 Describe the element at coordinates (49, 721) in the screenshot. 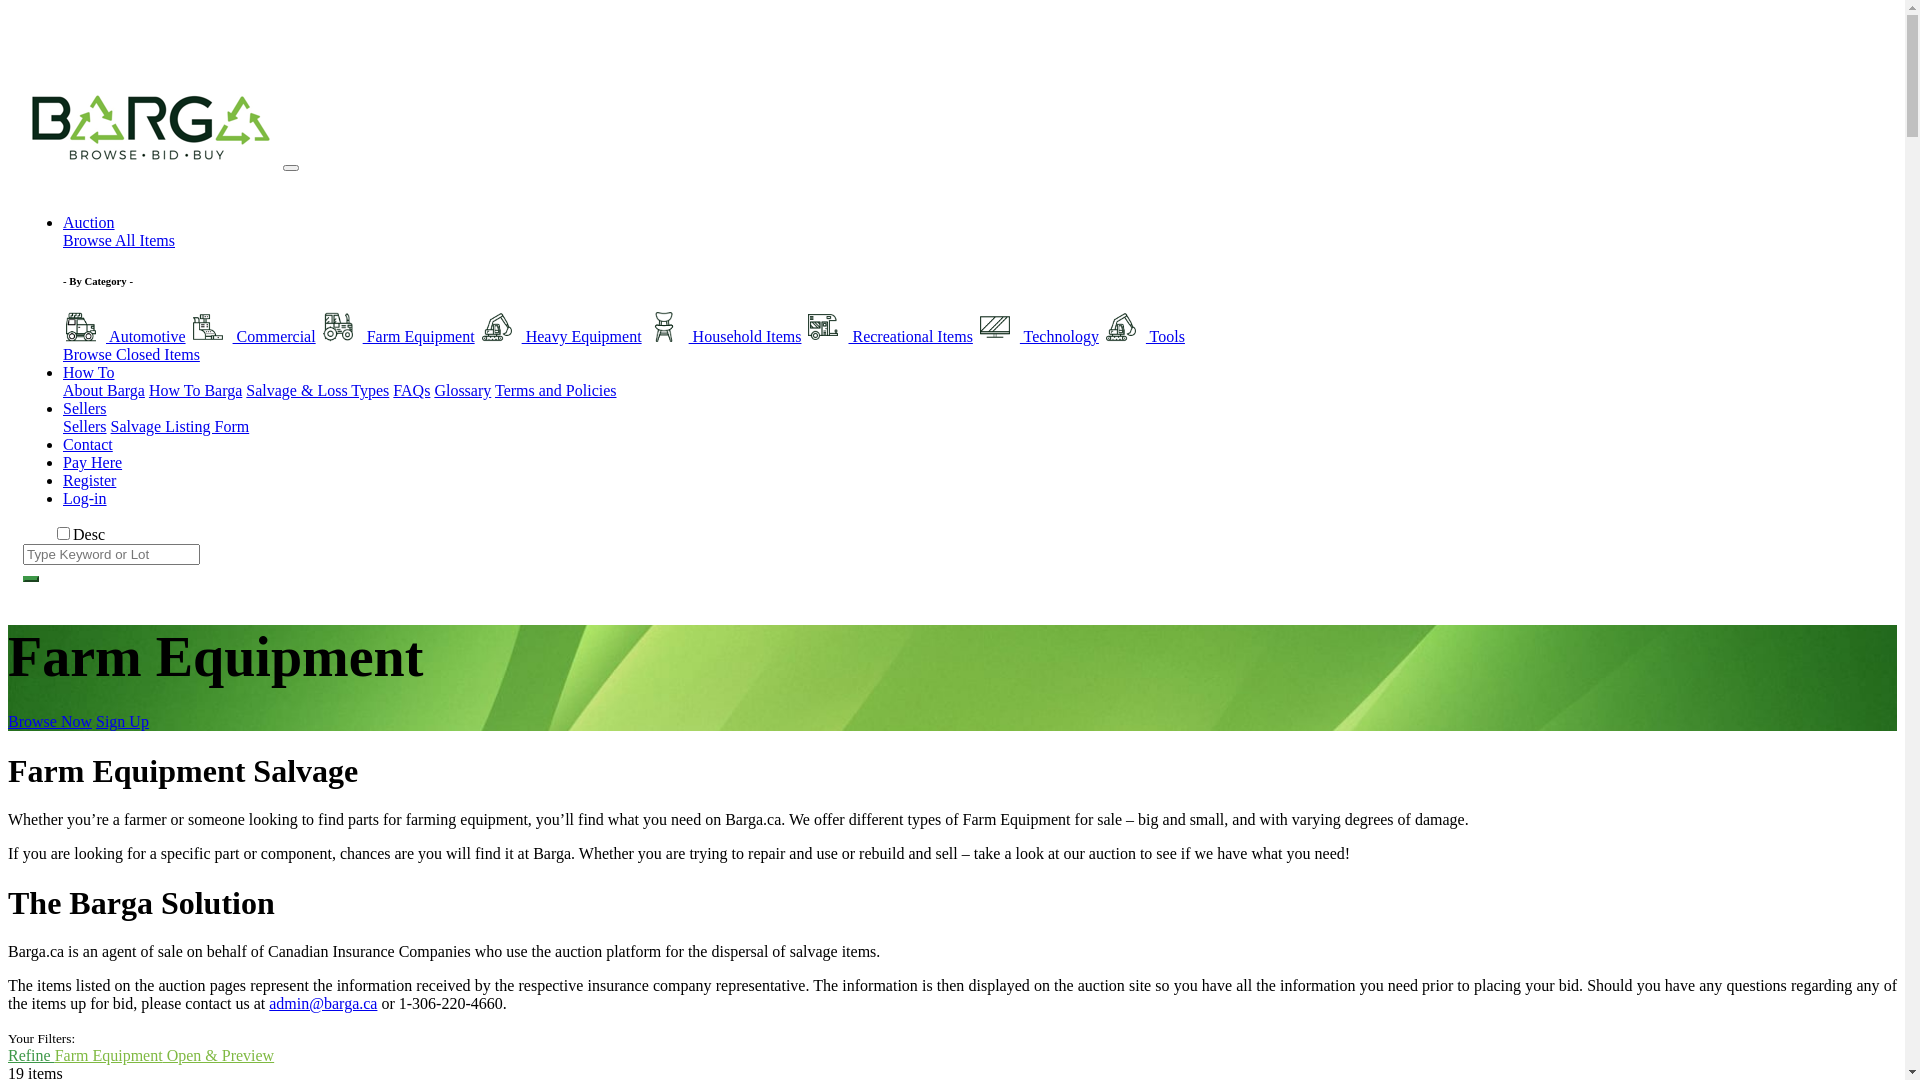

I see `'Browse Now'` at that location.